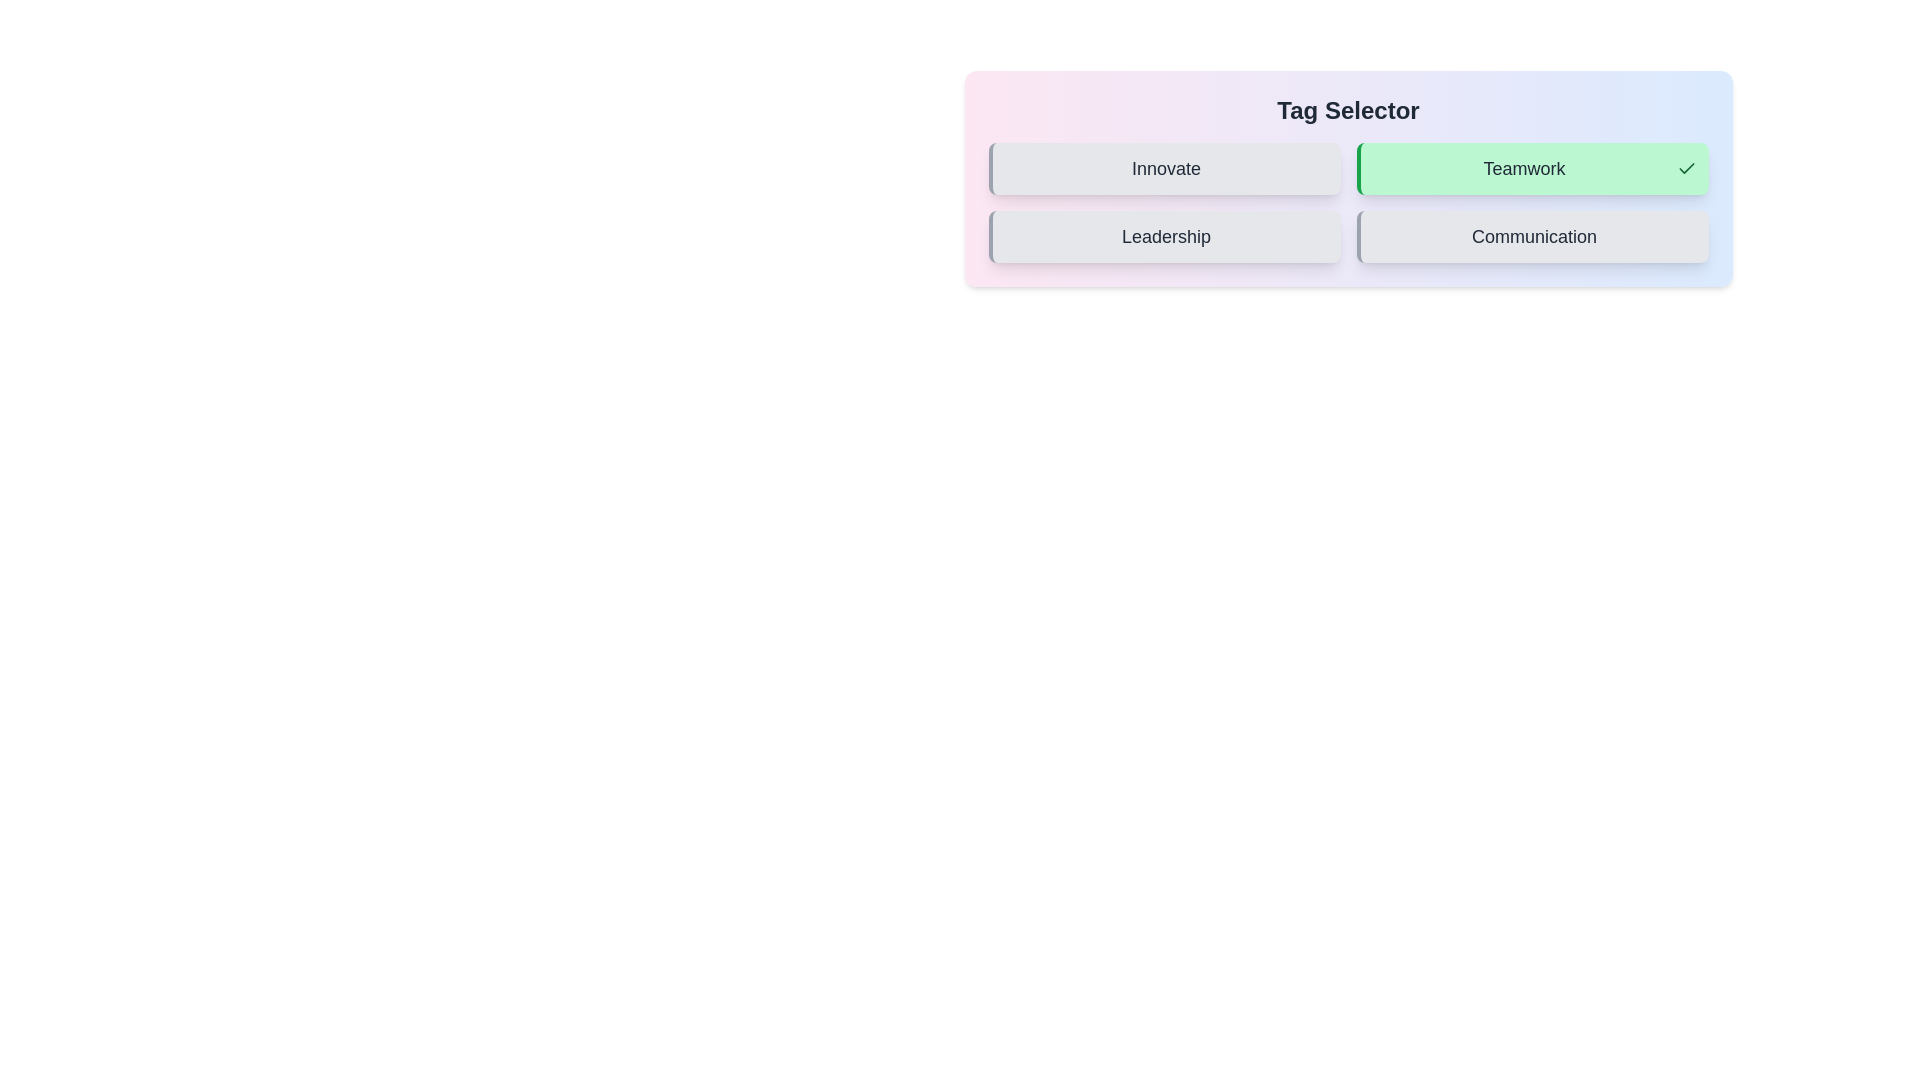 This screenshot has width=1920, height=1080. I want to click on the tag Communication to observe hover effects, so click(1531, 235).